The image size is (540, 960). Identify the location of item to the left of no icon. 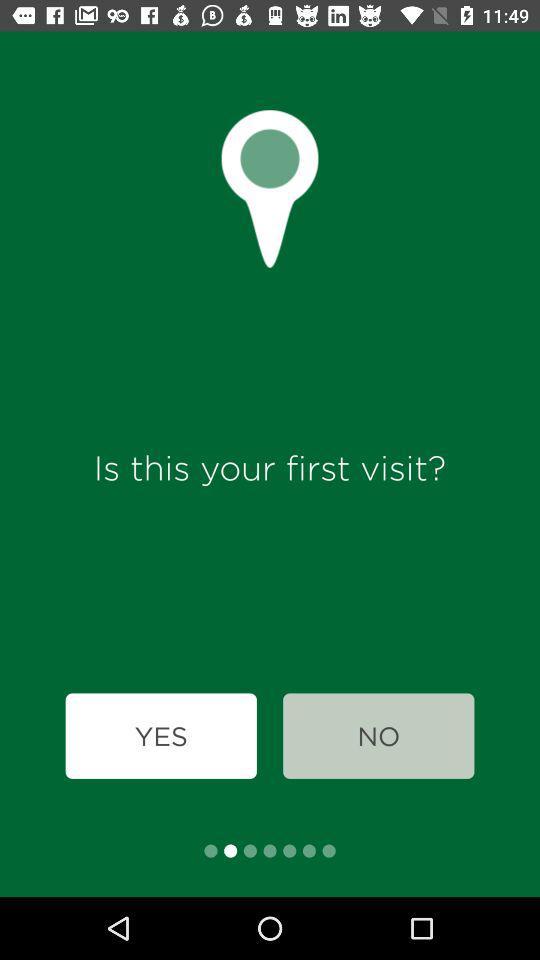
(160, 735).